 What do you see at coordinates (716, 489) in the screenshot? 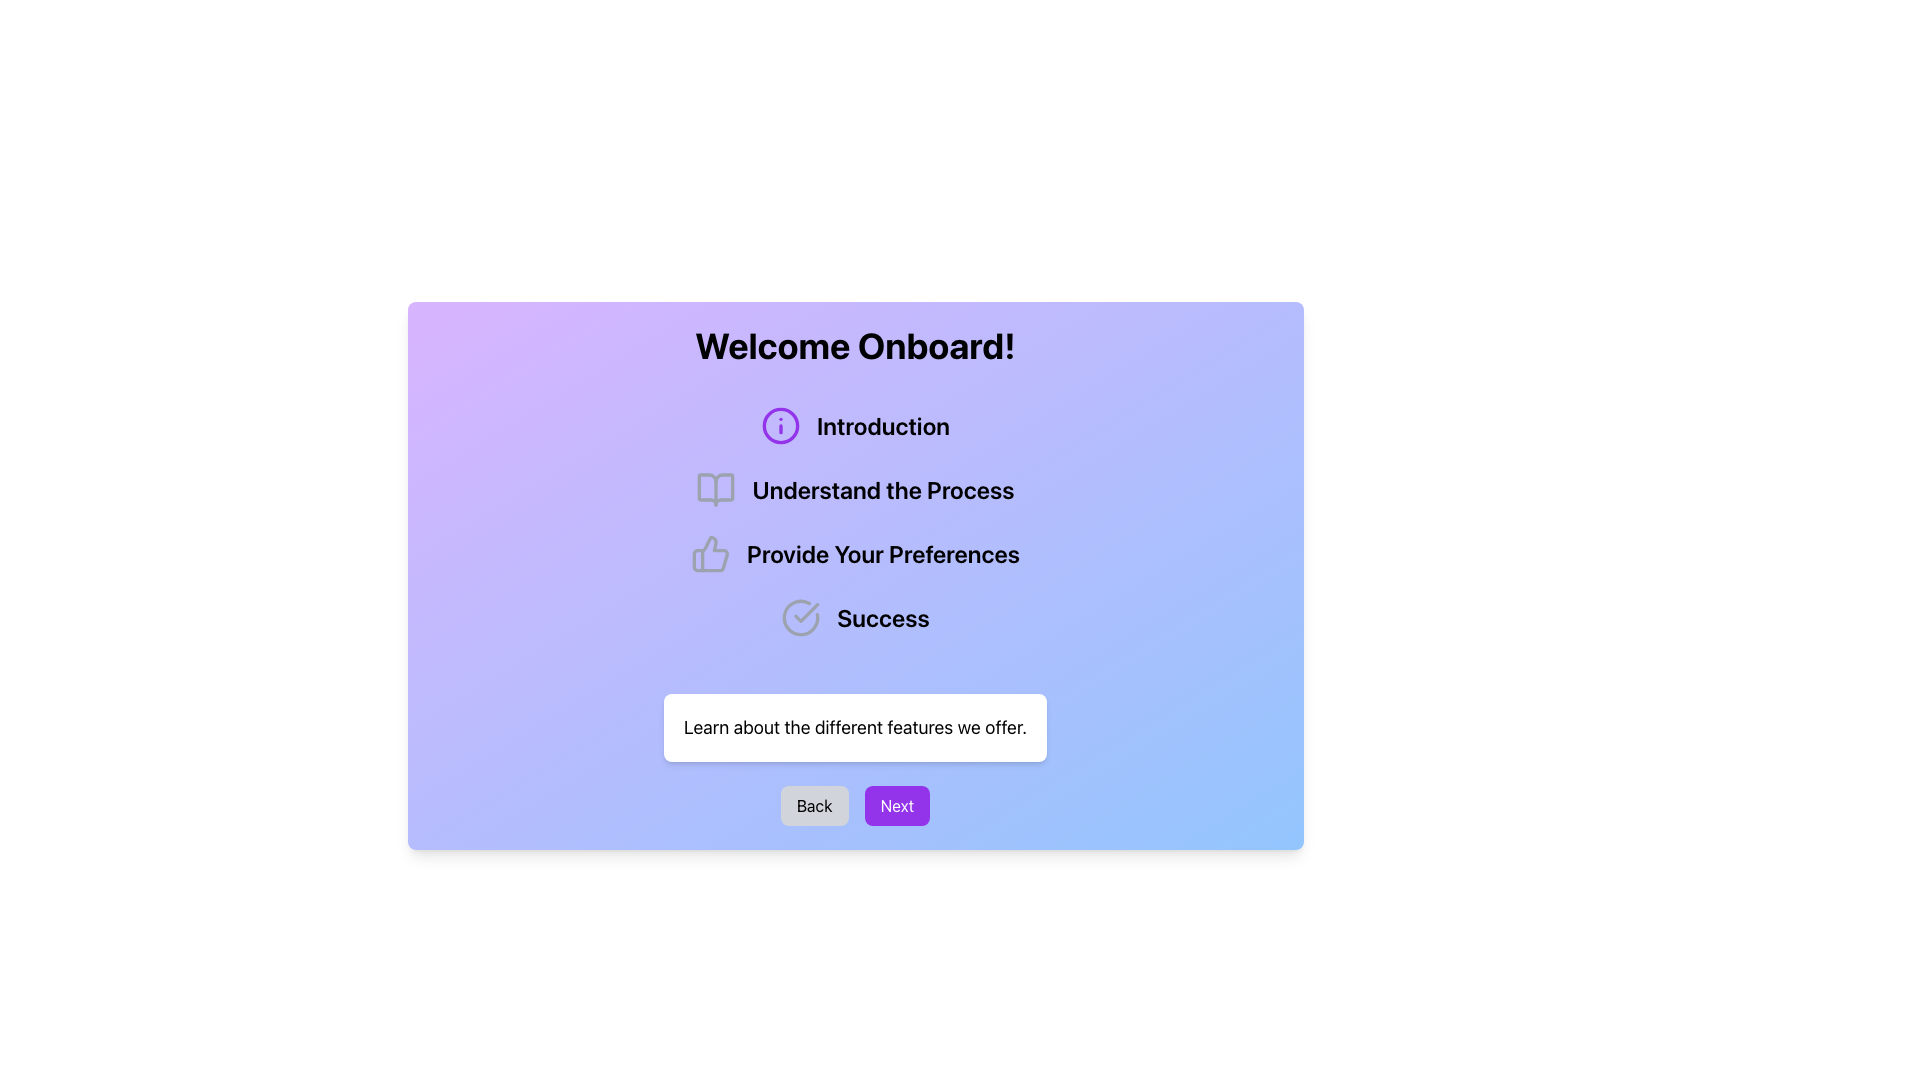
I see `the stylized open book icon located to the left of the 'Understand the Process' text, highlighting it in the user interface` at bounding box center [716, 489].